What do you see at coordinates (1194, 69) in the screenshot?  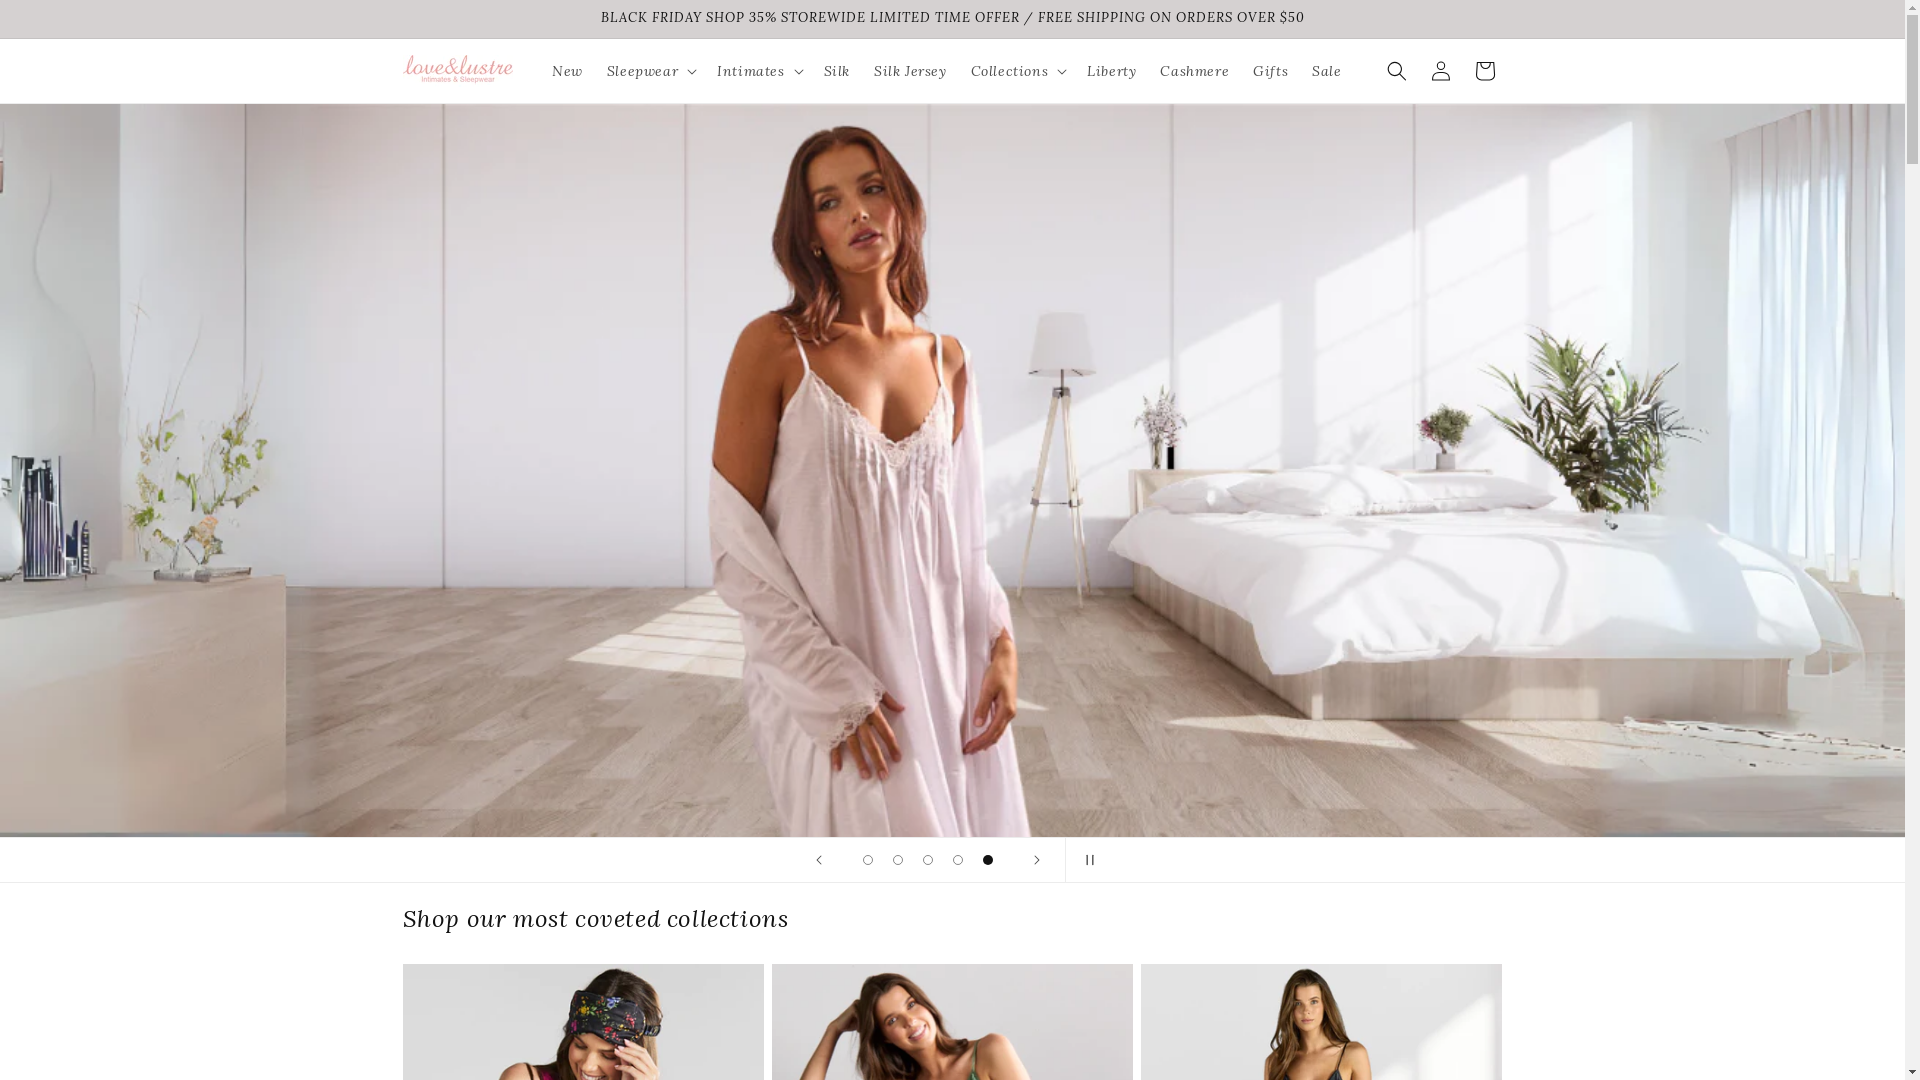 I see `'Cashmere'` at bounding box center [1194, 69].